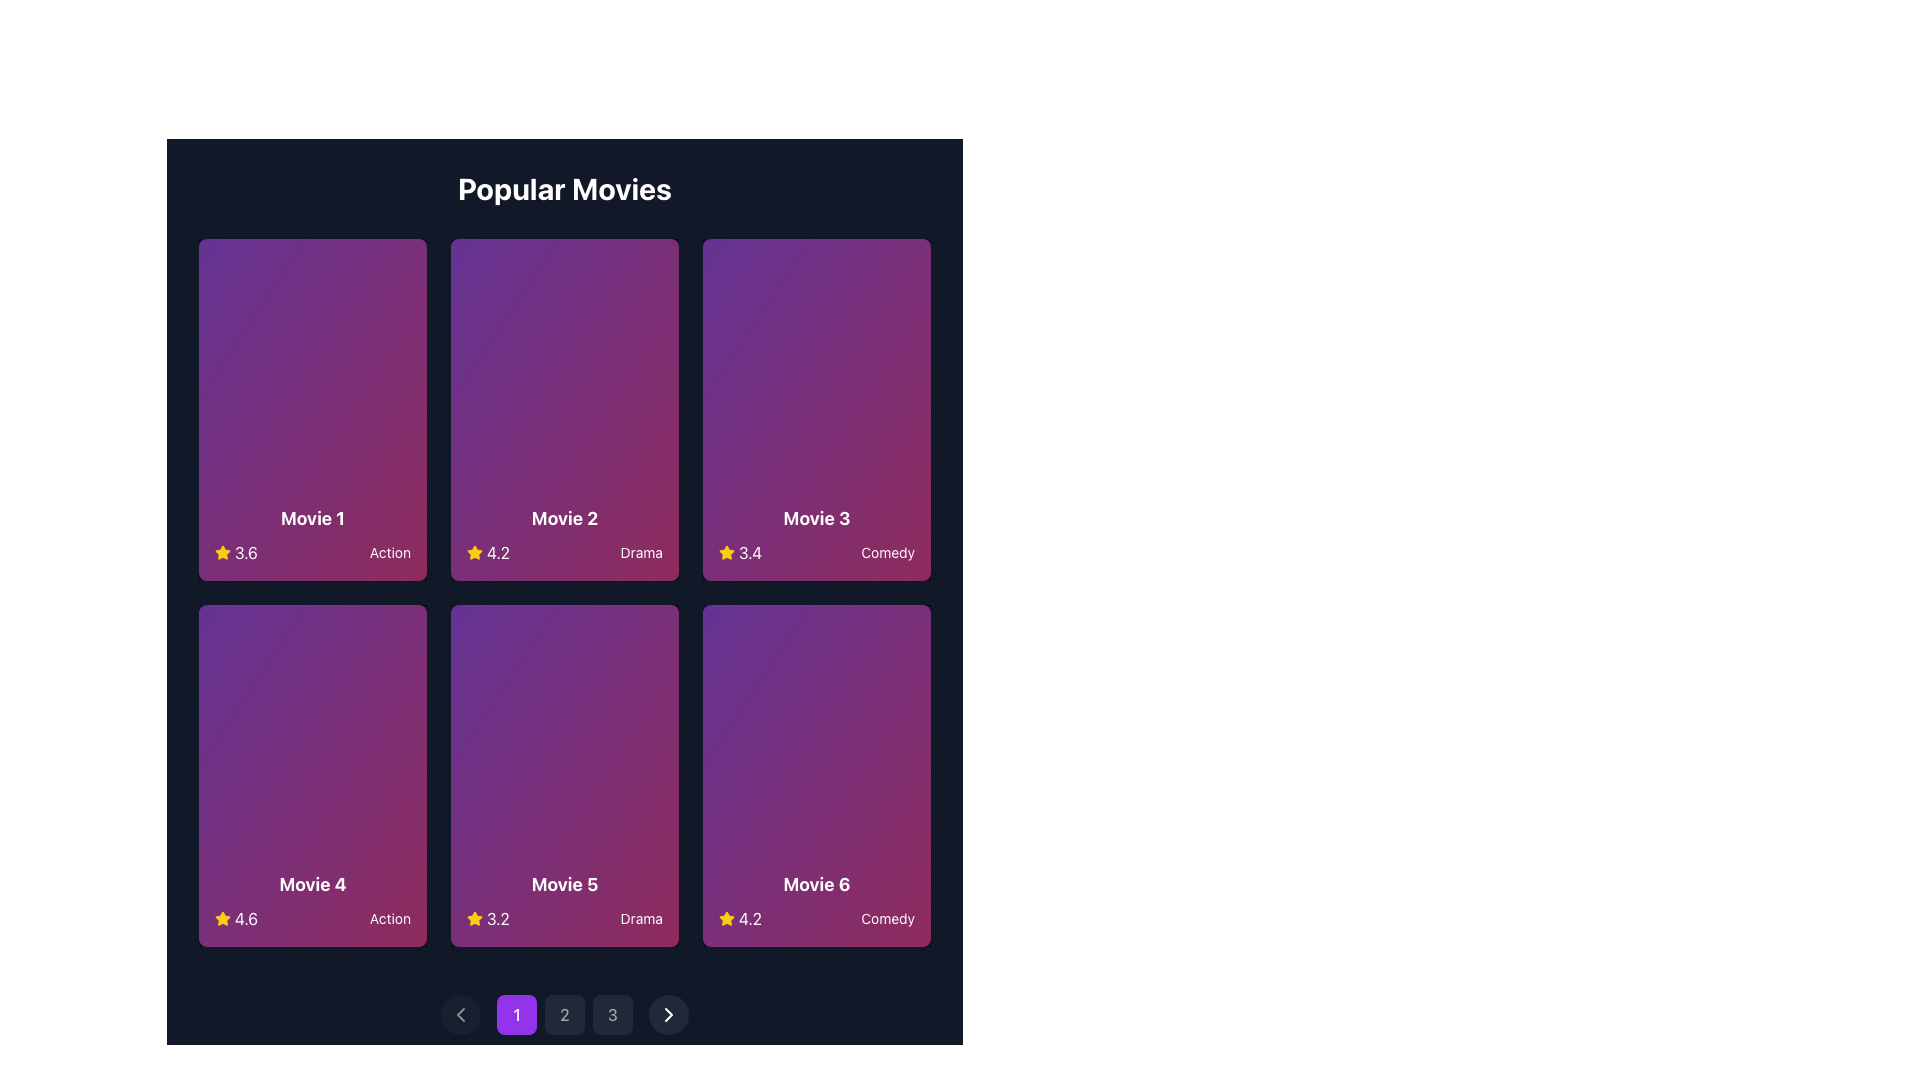  Describe the element at coordinates (390, 918) in the screenshot. I see `the text label reading 'Action' in white color located at the bottom-right corner of the purple card labeled 'Movie 4'` at that location.